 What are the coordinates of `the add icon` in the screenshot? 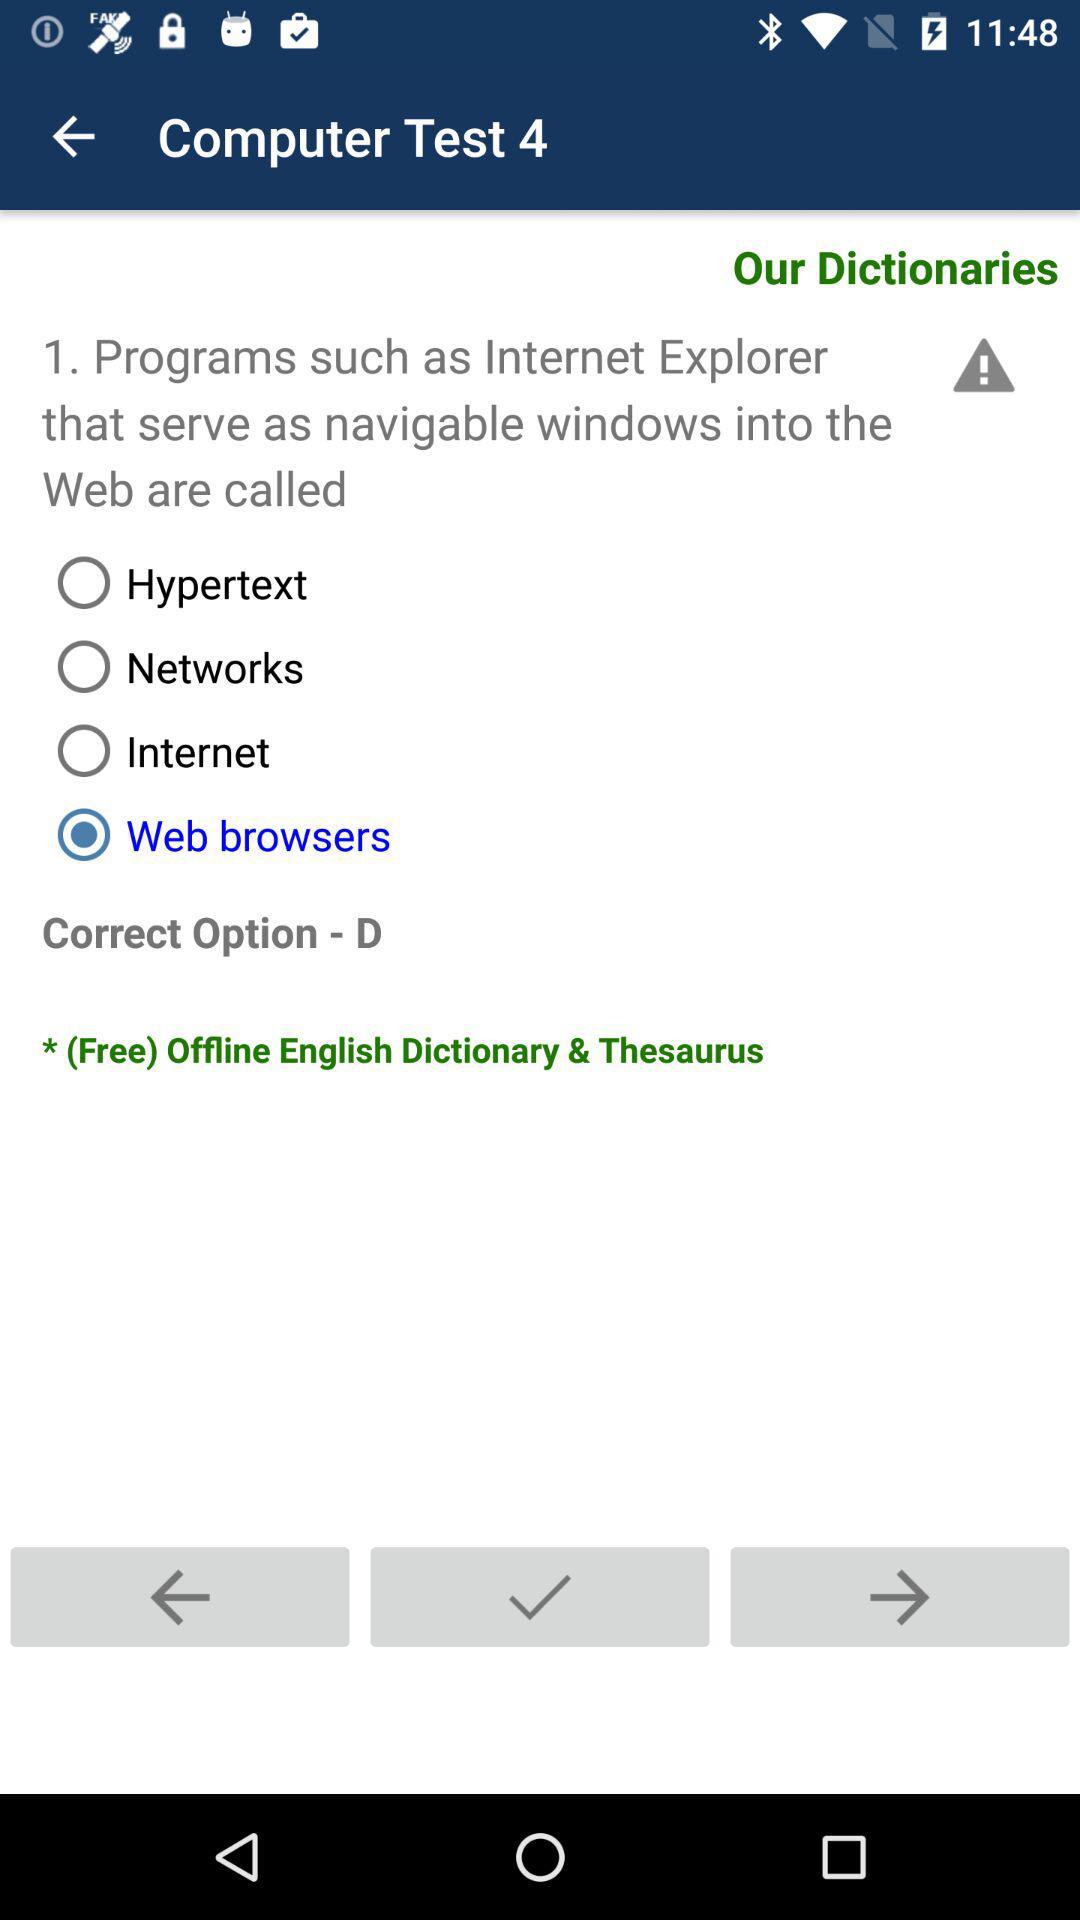 It's located at (180, 1596).